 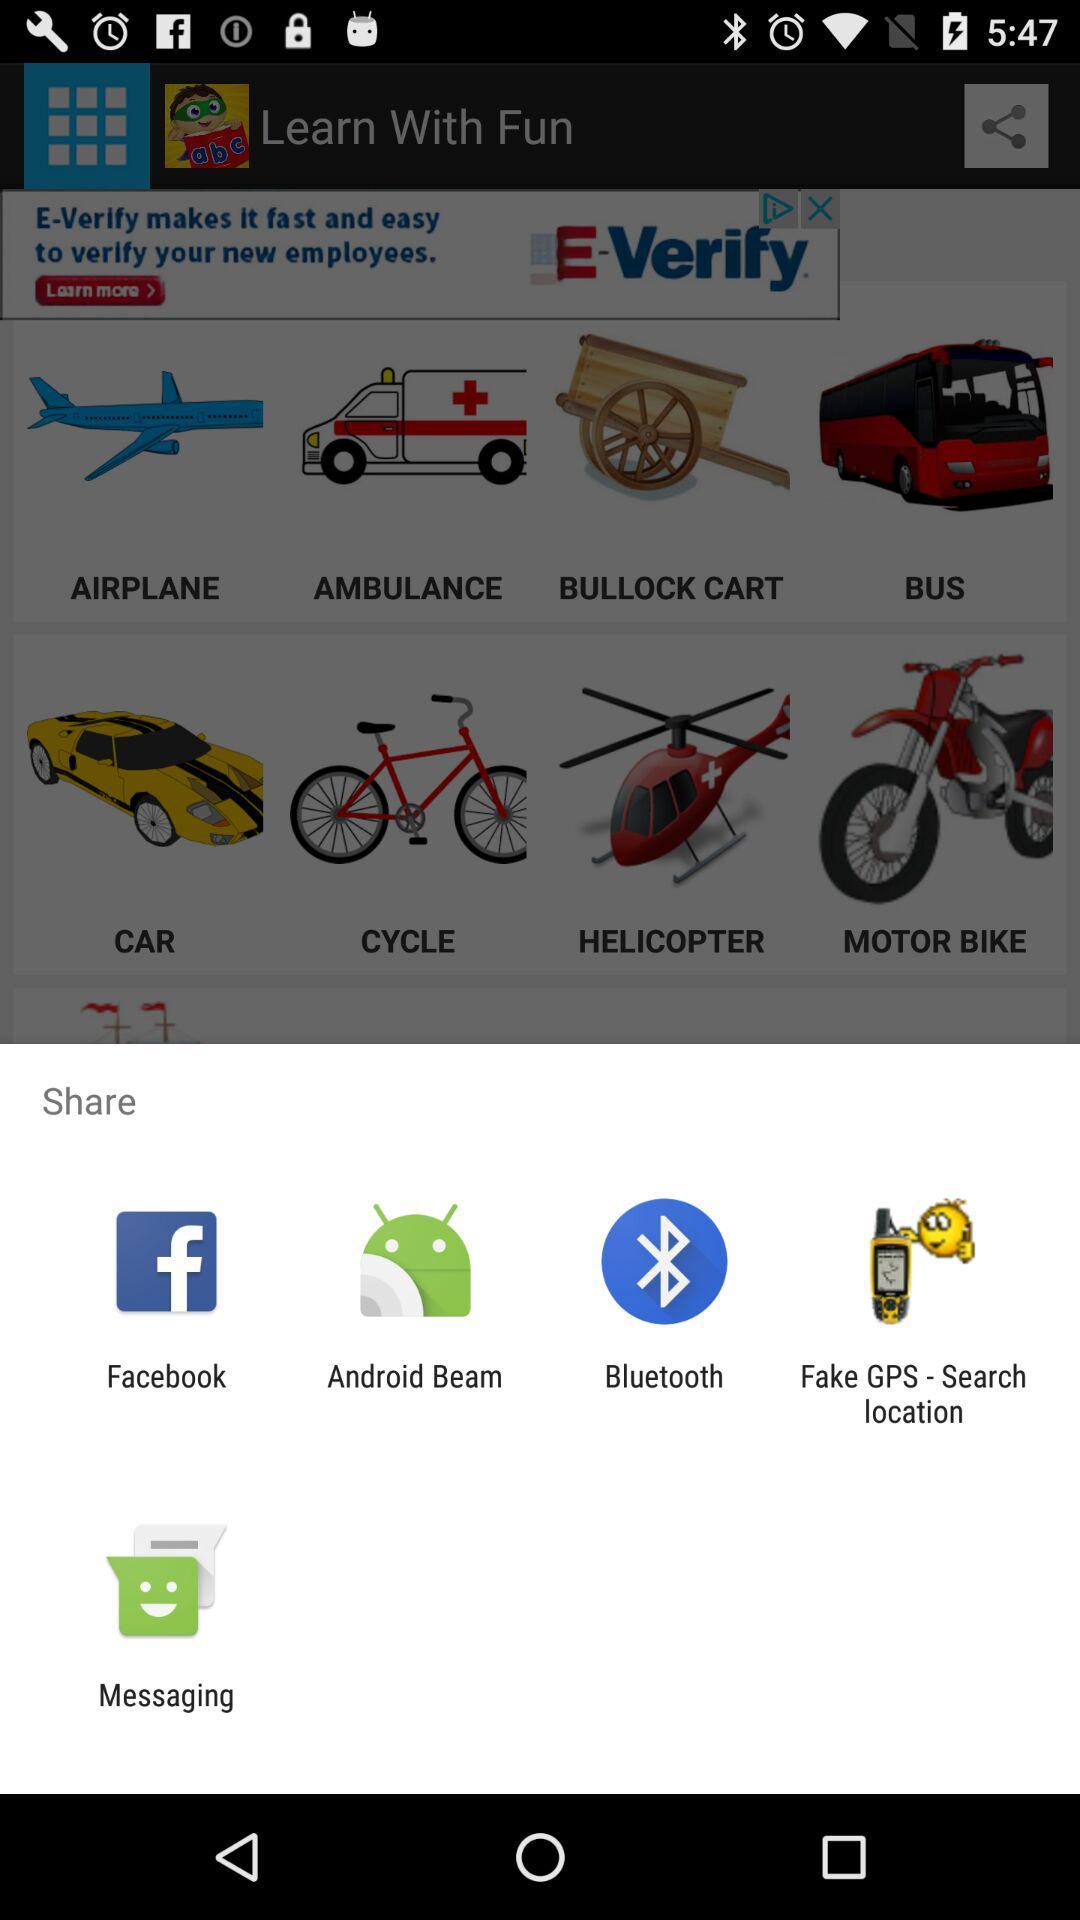 What do you see at coordinates (664, 1392) in the screenshot?
I see `the icon to the right of android beam` at bounding box center [664, 1392].